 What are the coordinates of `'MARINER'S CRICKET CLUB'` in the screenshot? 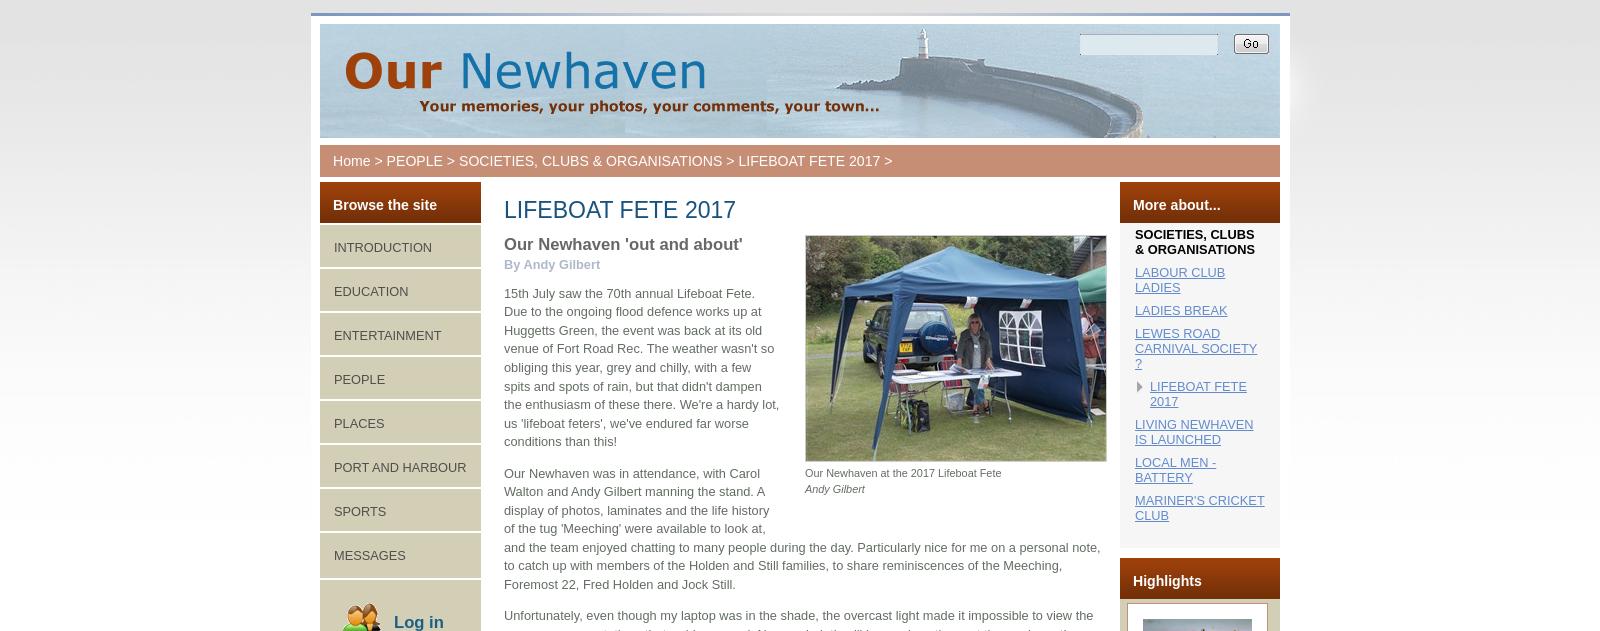 It's located at (1199, 508).